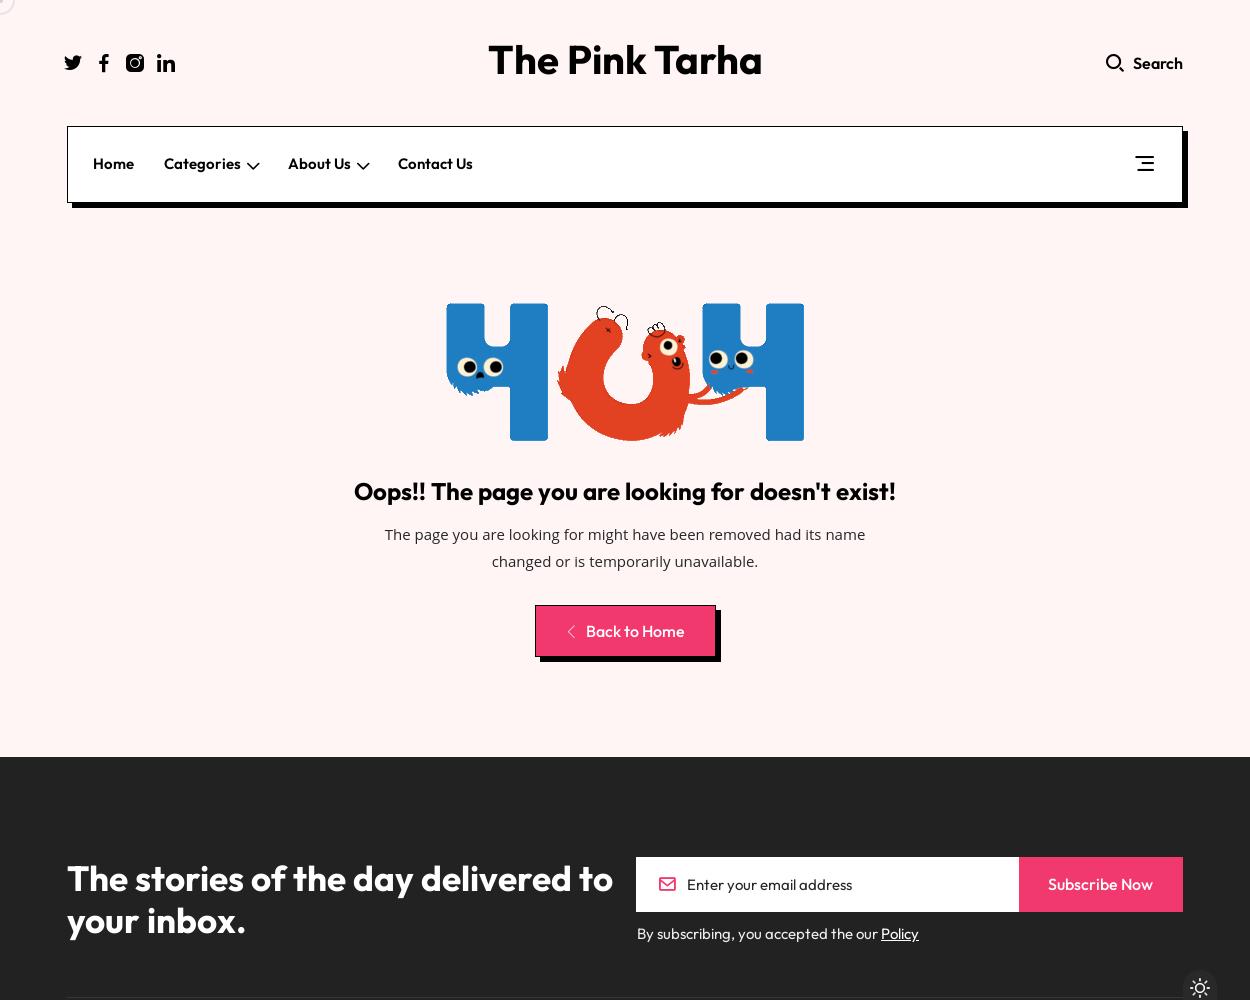 The width and height of the screenshot is (1250, 1000). I want to click on 'Categories', so click(201, 163).